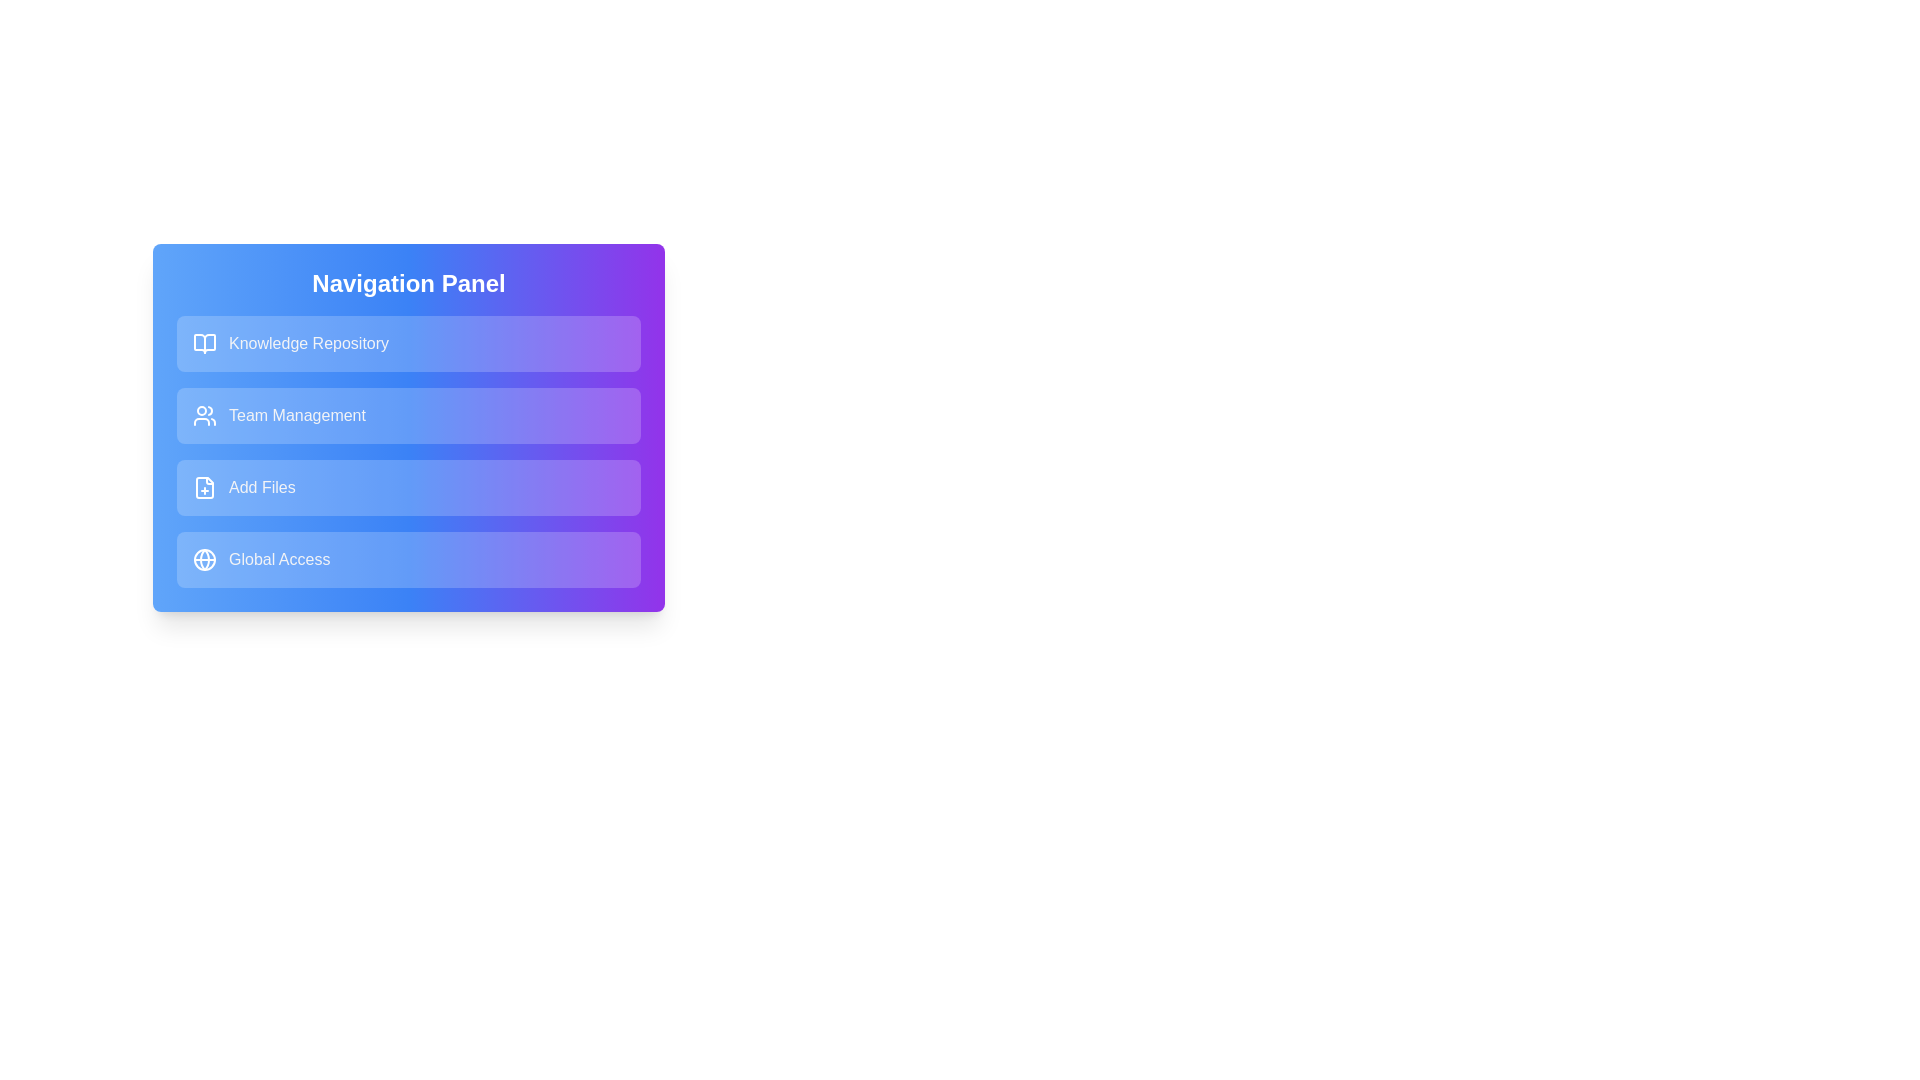  Describe the element at coordinates (407, 559) in the screenshot. I see `the navigation item labeled 'Global Access'` at that location.